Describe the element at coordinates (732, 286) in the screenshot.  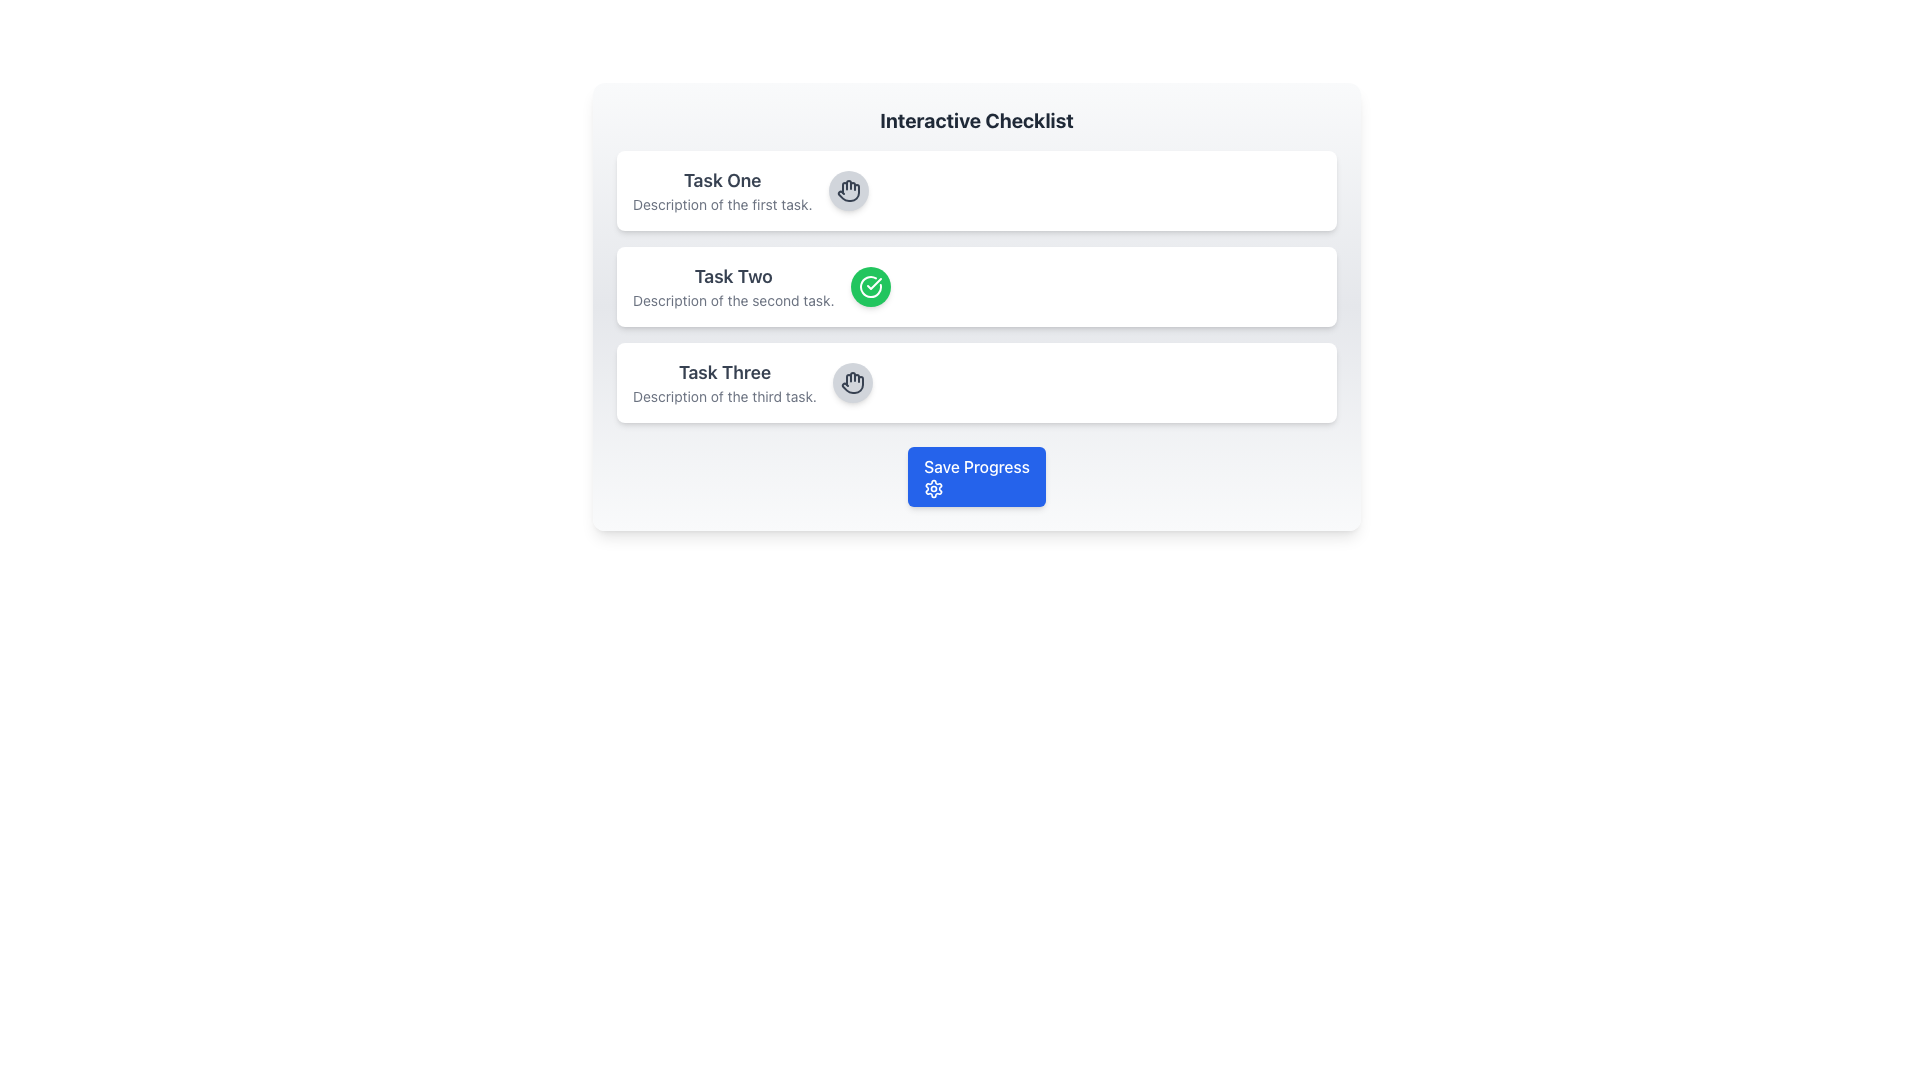
I see `the label containing the title 'Task Two'` at that location.